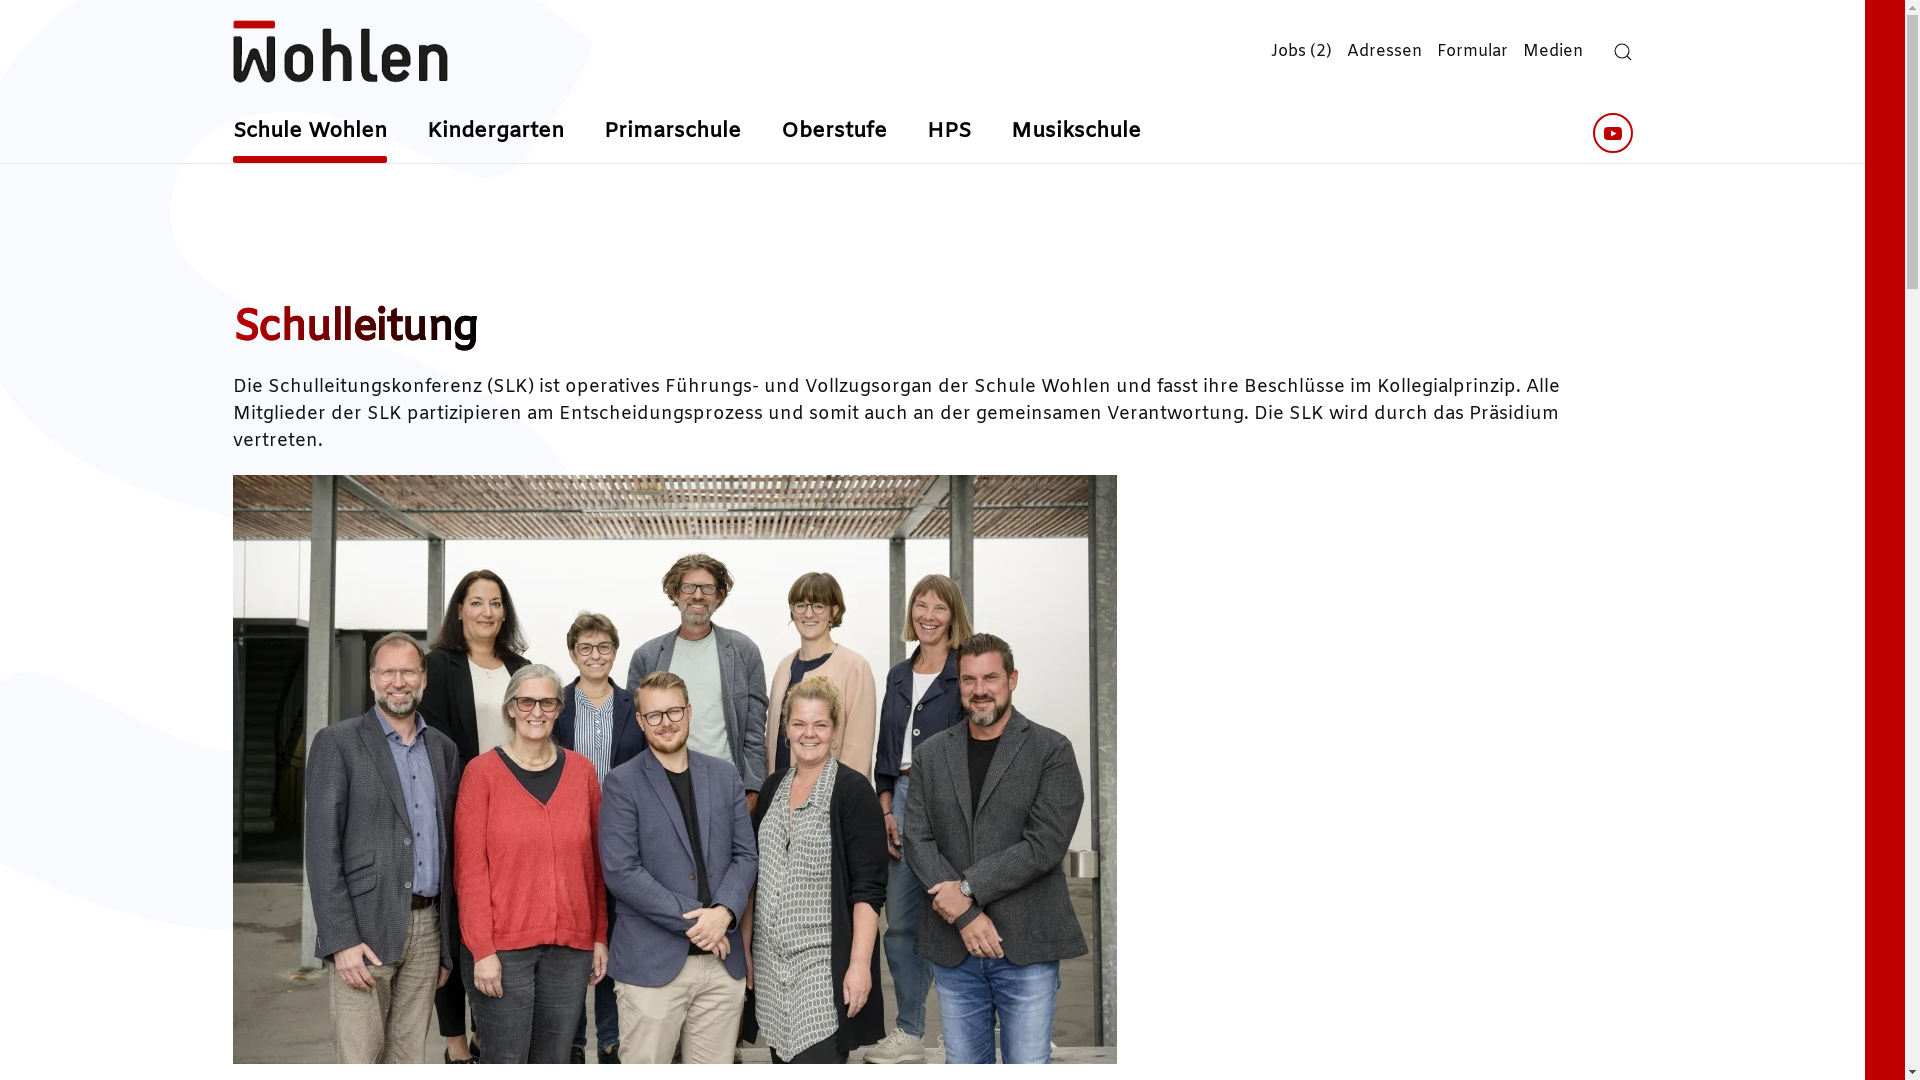 Image resolution: width=1920 pixels, height=1080 pixels. What do you see at coordinates (1269, 50) in the screenshot?
I see `'Jobs (2)'` at bounding box center [1269, 50].